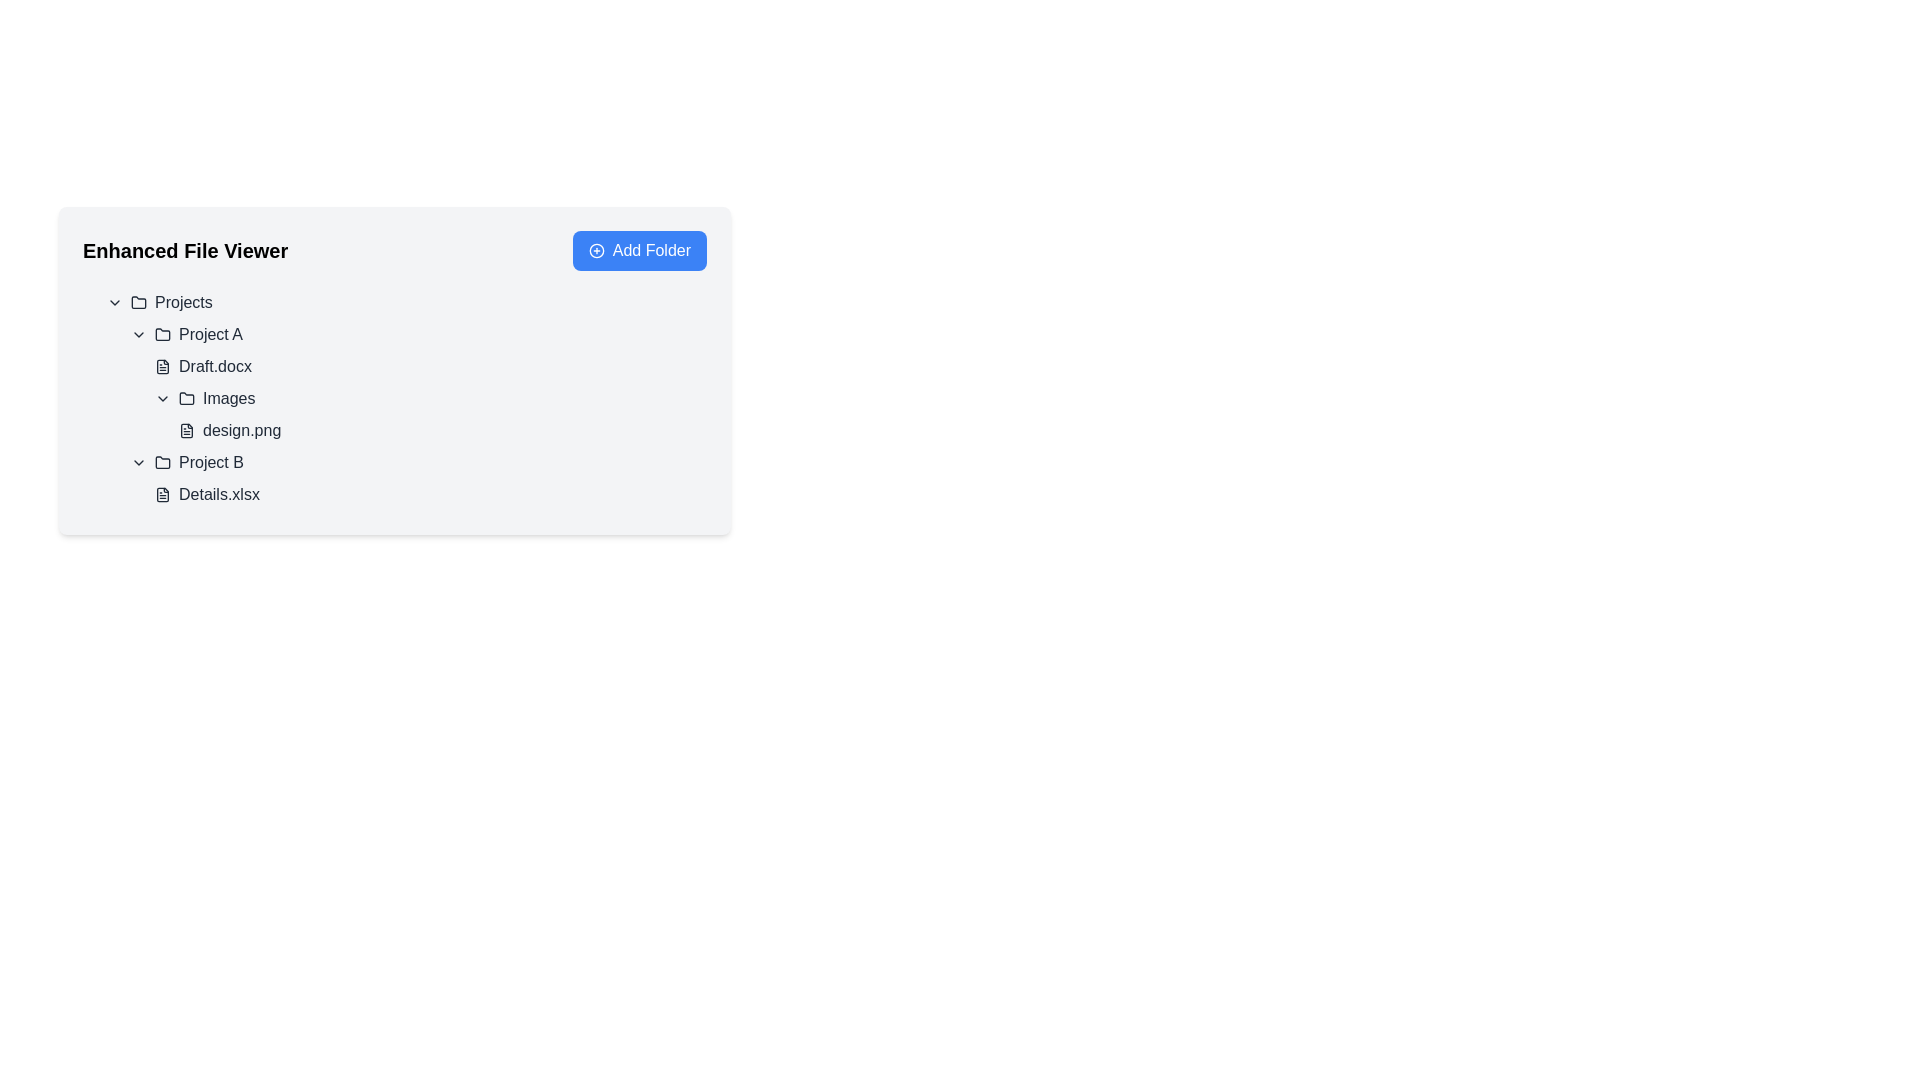 This screenshot has width=1920, height=1080. Describe the element at coordinates (187, 430) in the screenshot. I see `the outlined document icon that is positioned to the left of the text 'design.png' in the file list under 'Images' in the 'Enhanced File Viewer'` at that location.